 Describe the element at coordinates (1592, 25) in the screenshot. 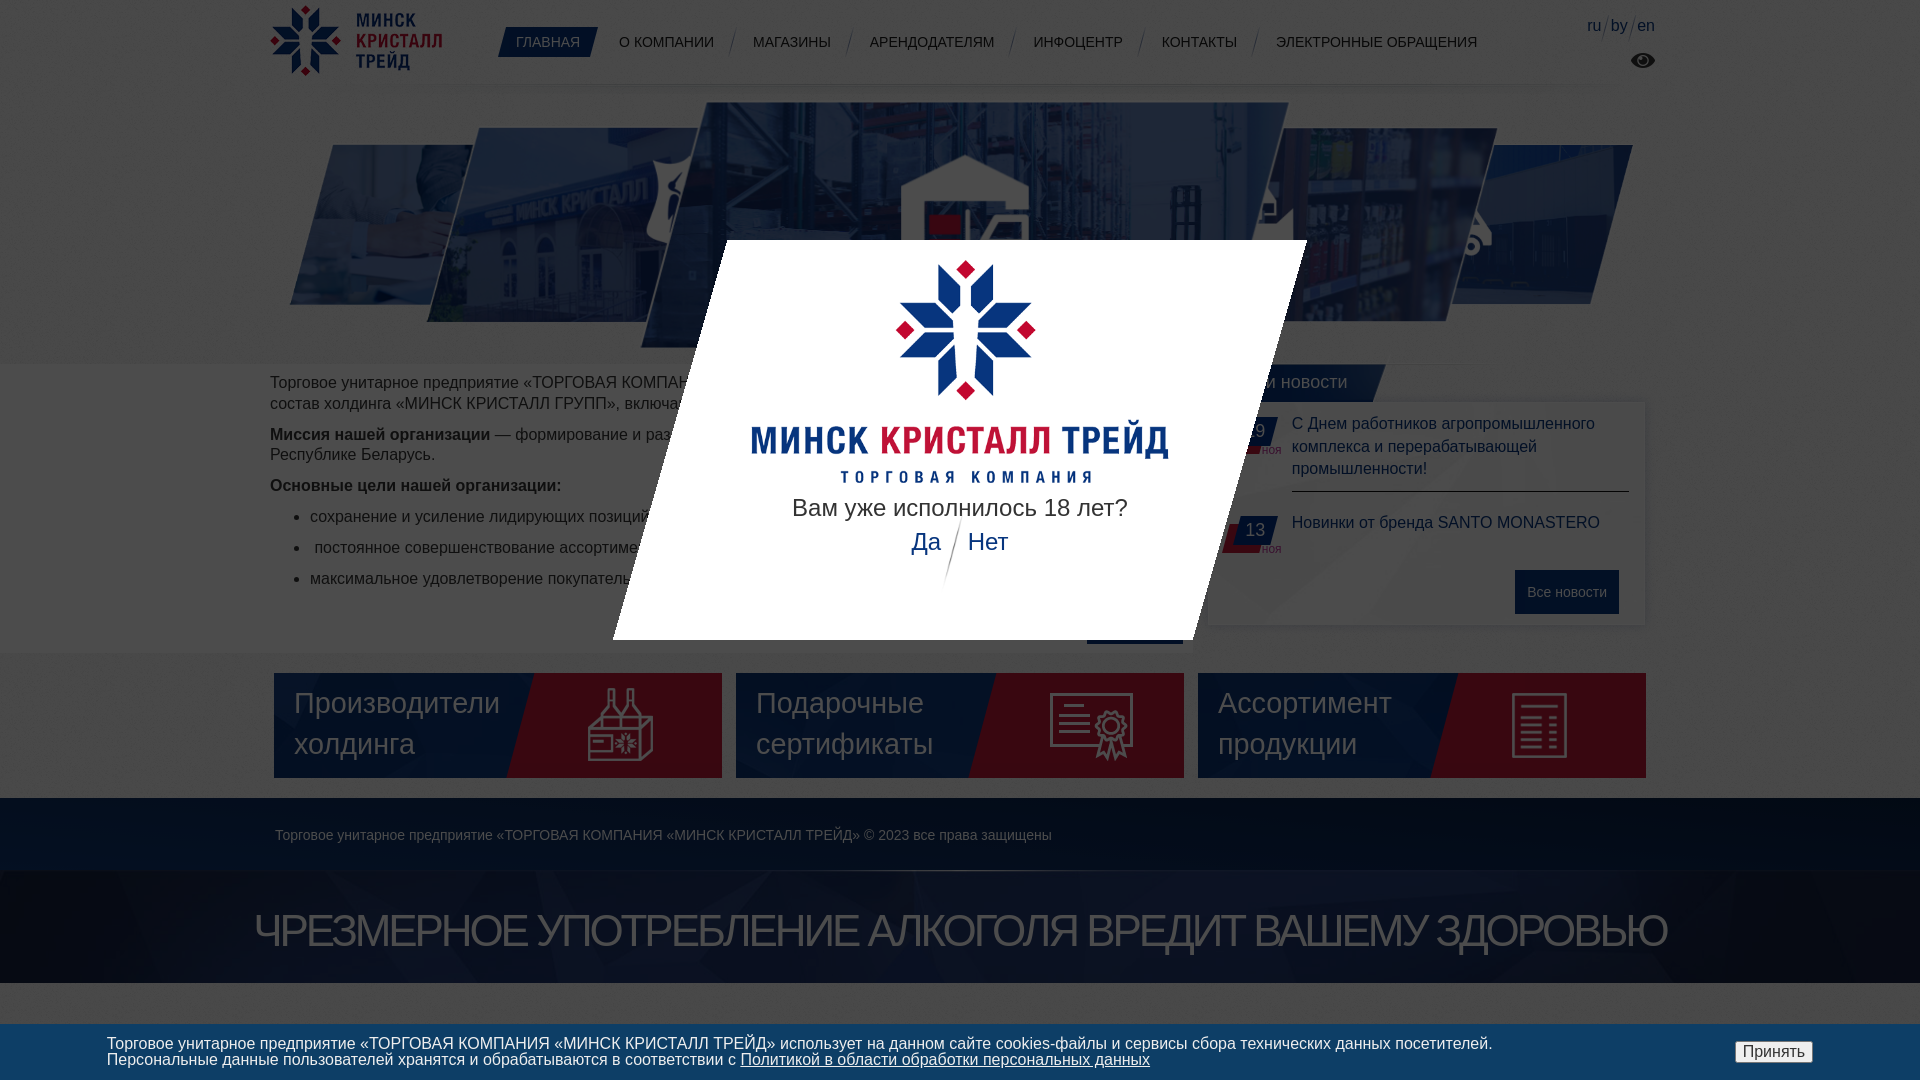

I see `'ru'` at that location.